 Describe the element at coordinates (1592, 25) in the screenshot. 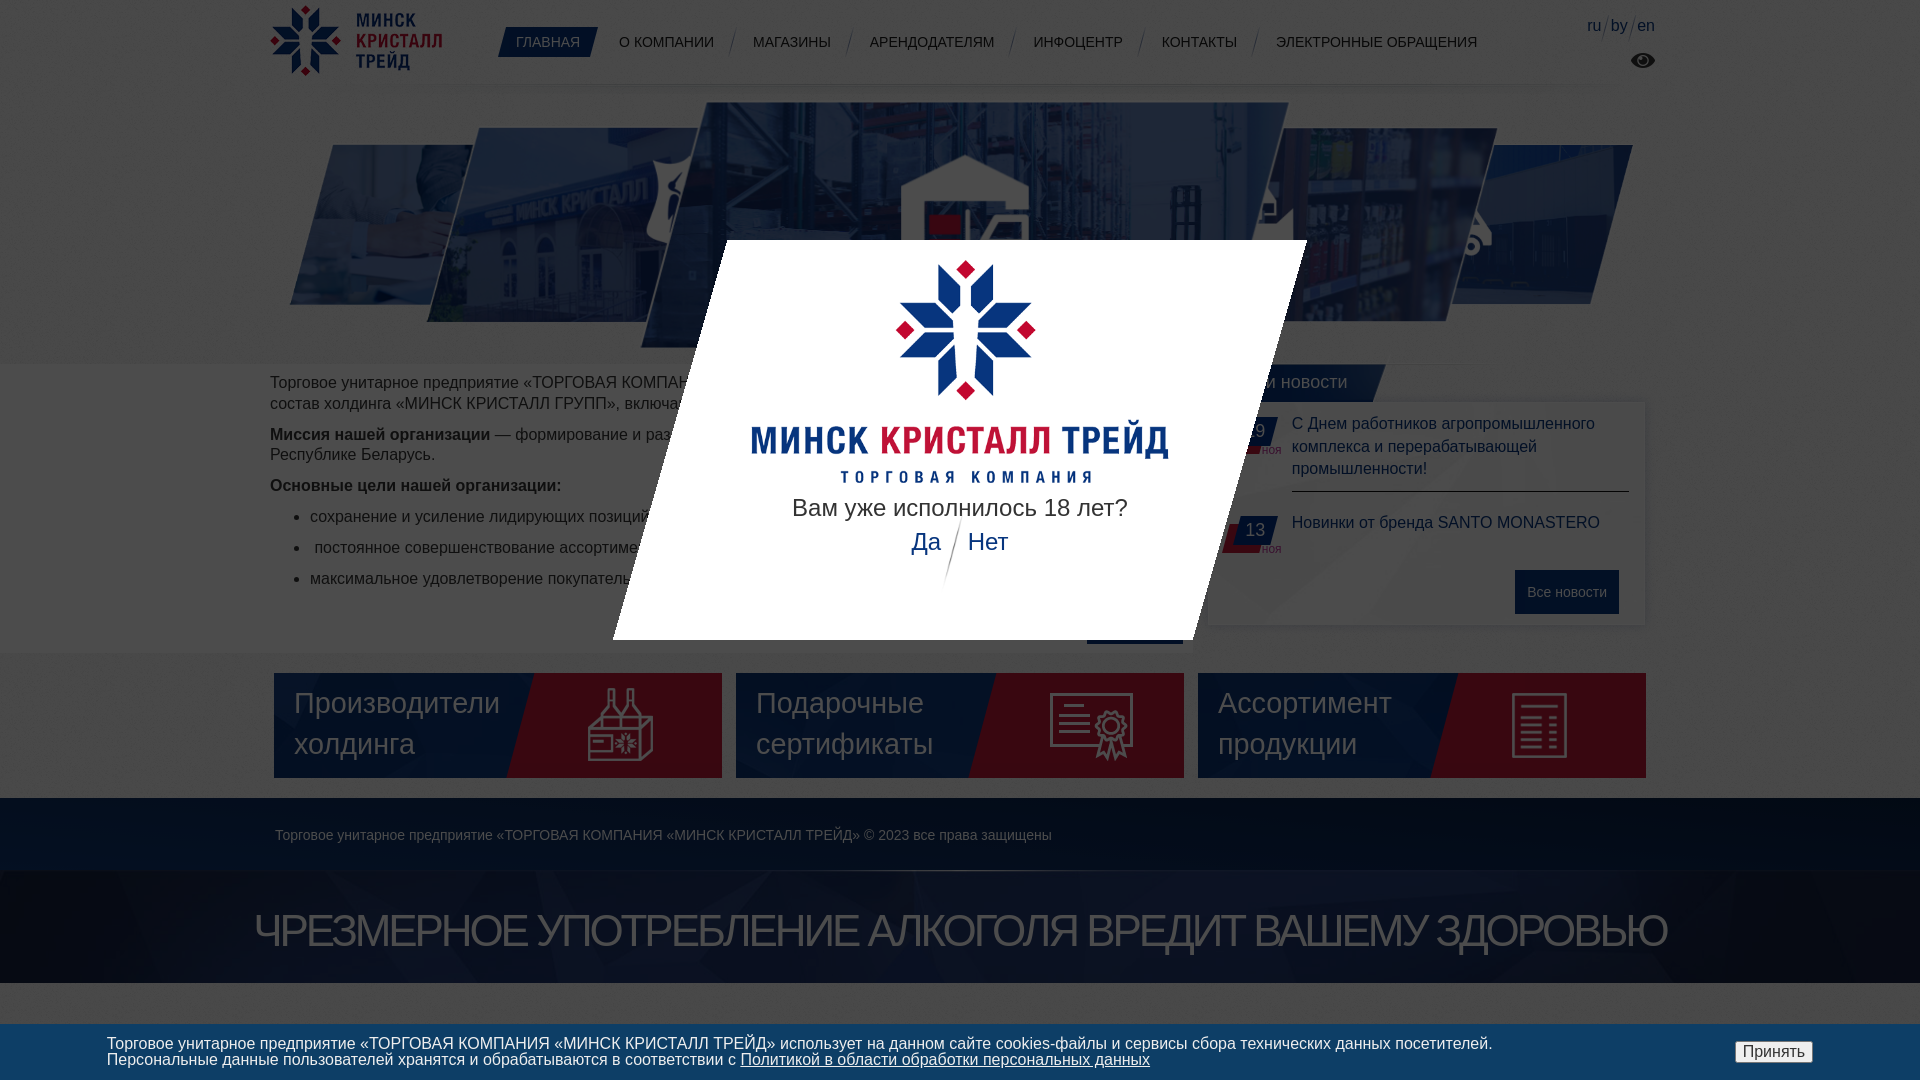

I see `'ru'` at that location.